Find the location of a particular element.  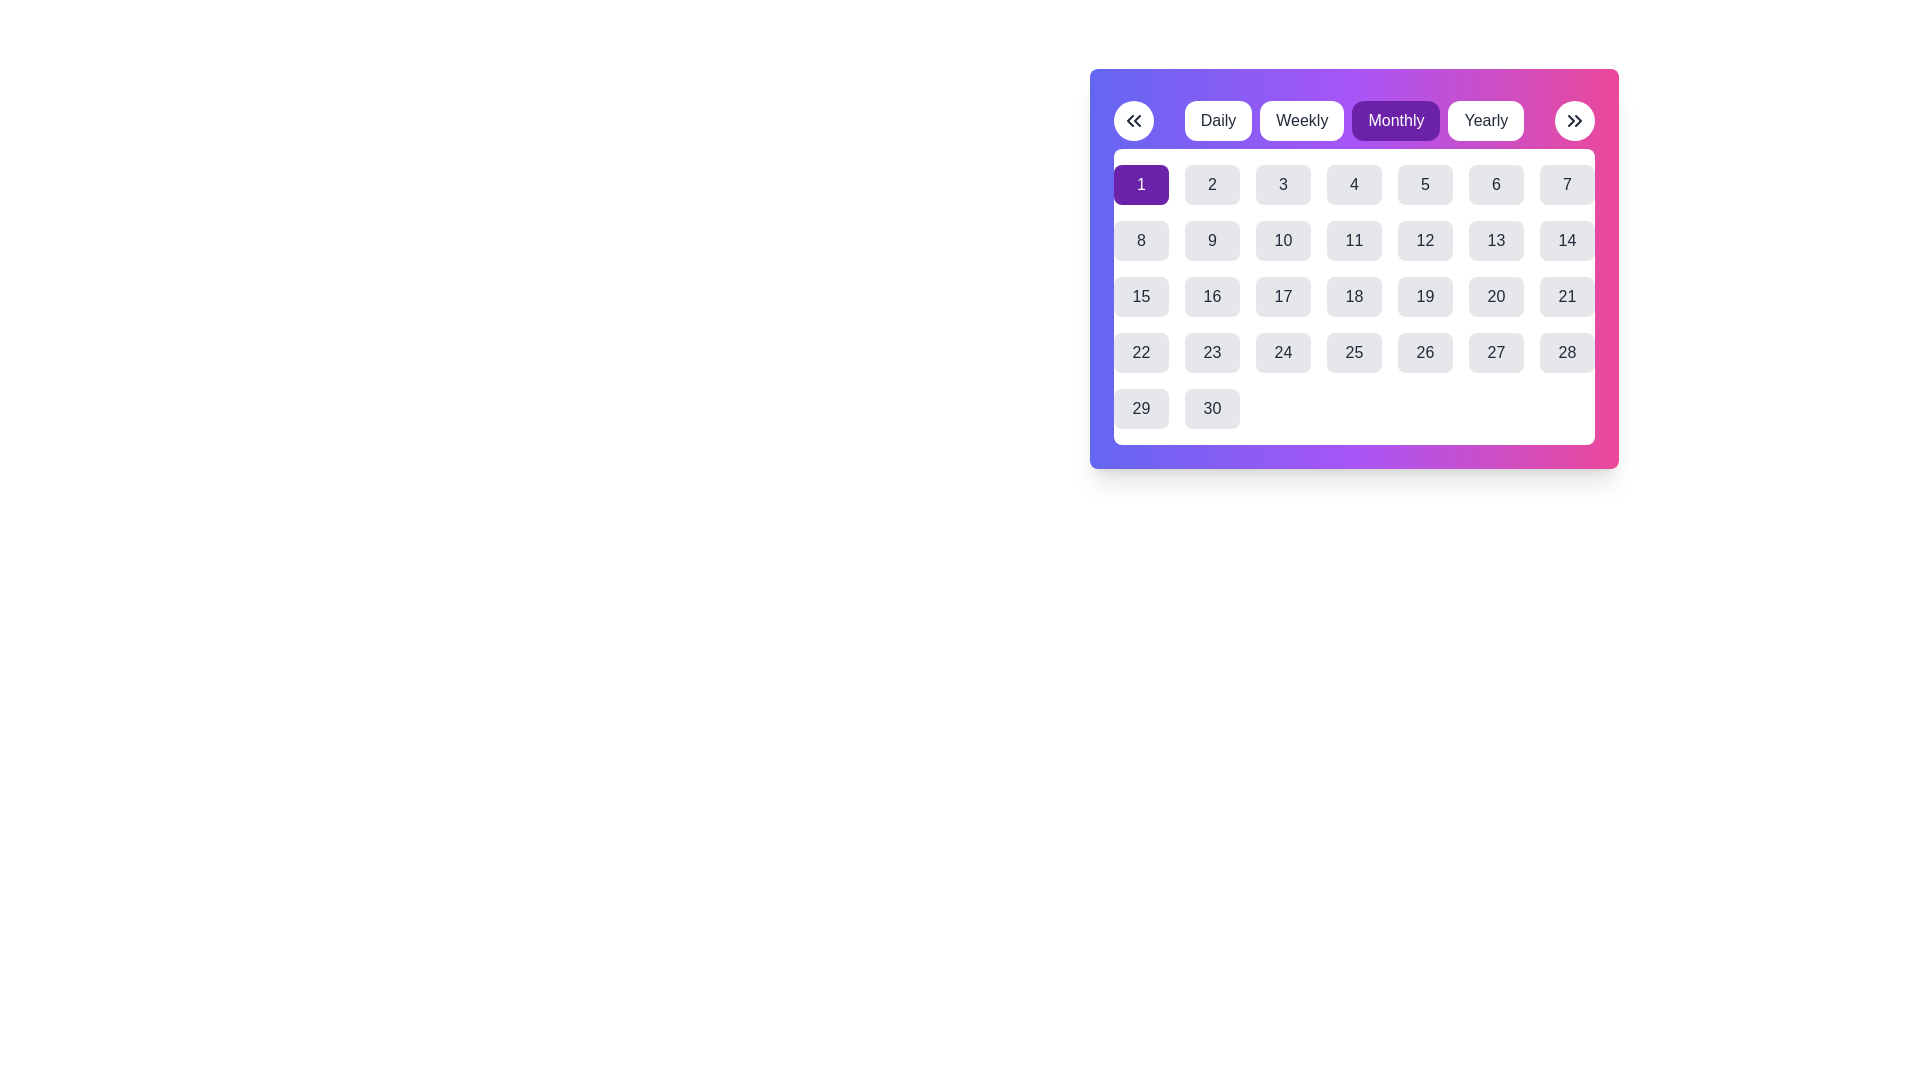

the button displaying the text '6', located in the first row and sixth column of the grid layout is located at coordinates (1496, 185).